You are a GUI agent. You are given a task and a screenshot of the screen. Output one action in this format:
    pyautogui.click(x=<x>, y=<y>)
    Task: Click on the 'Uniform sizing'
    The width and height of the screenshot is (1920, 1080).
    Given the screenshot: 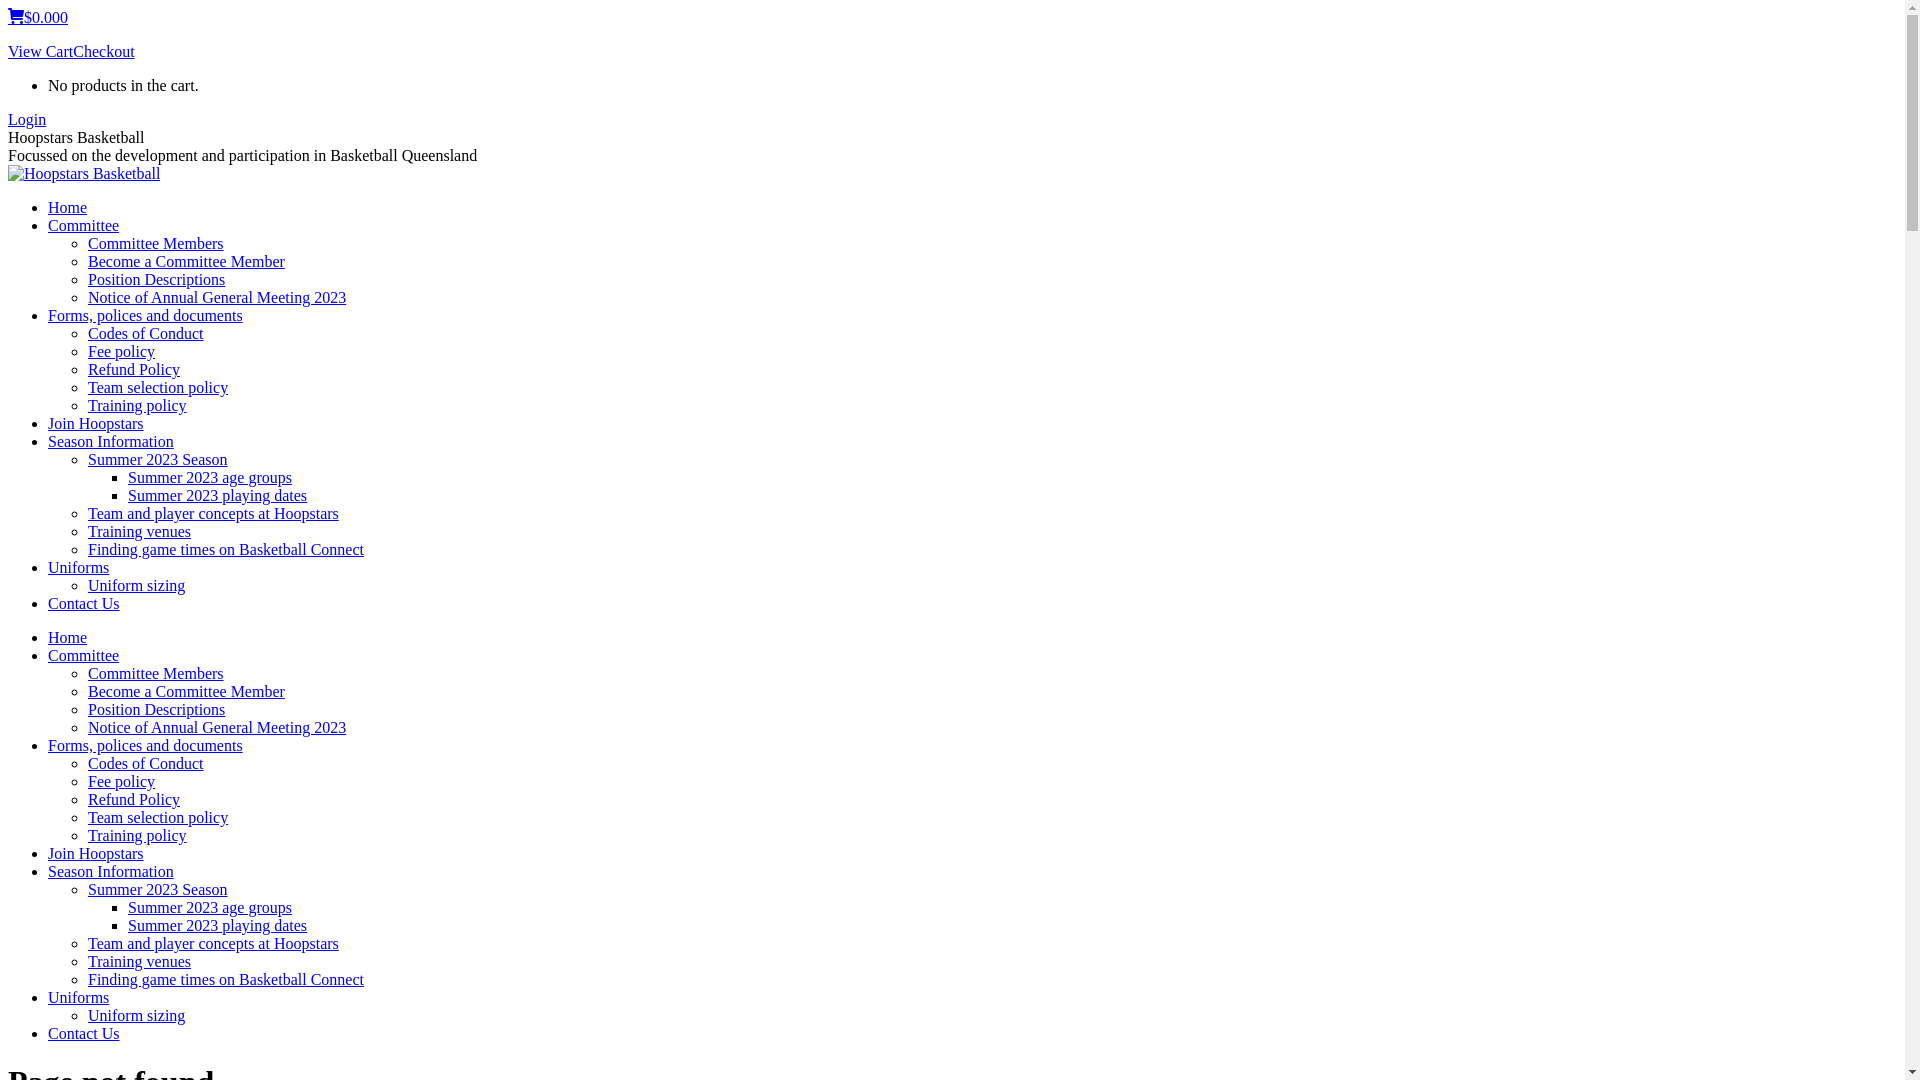 What is the action you would take?
    pyautogui.click(x=135, y=585)
    